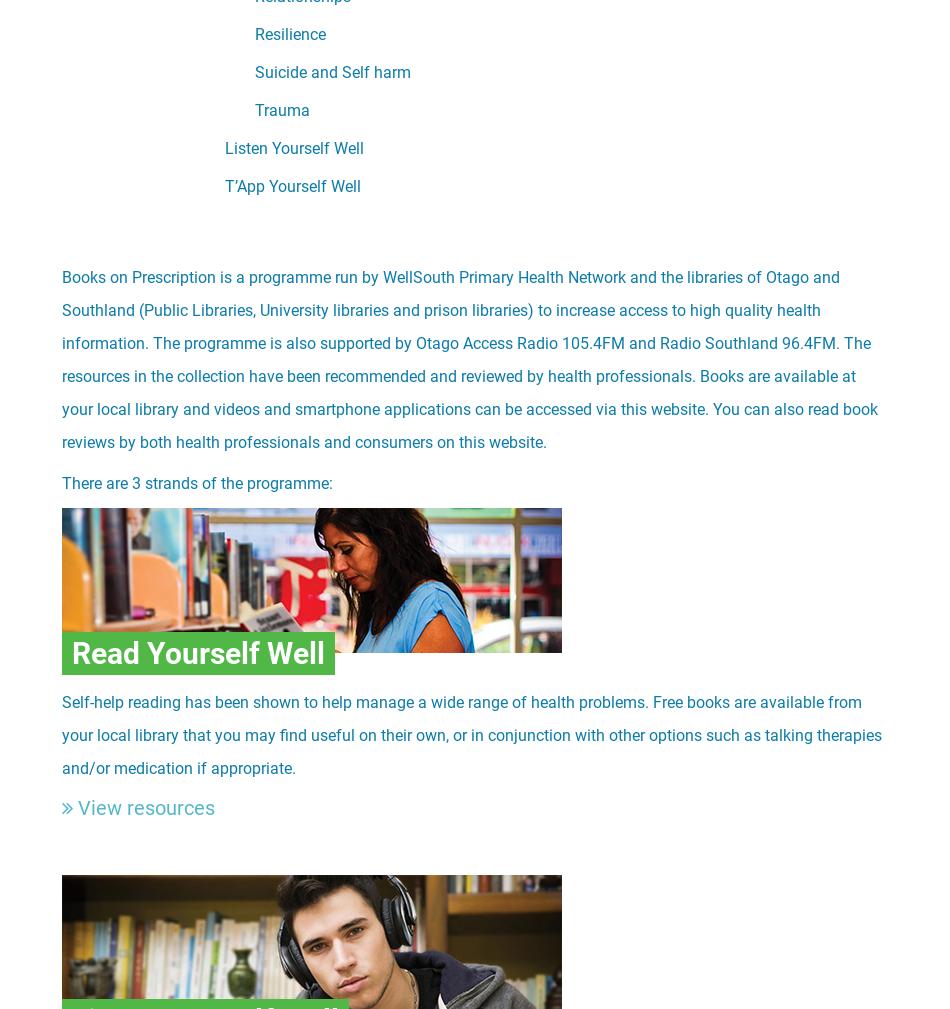 The image size is (950, 1009). What do you see at coordinates (253, 109) in the screenshot?
I see `'Trauma'` at bounding box center [253, 109].